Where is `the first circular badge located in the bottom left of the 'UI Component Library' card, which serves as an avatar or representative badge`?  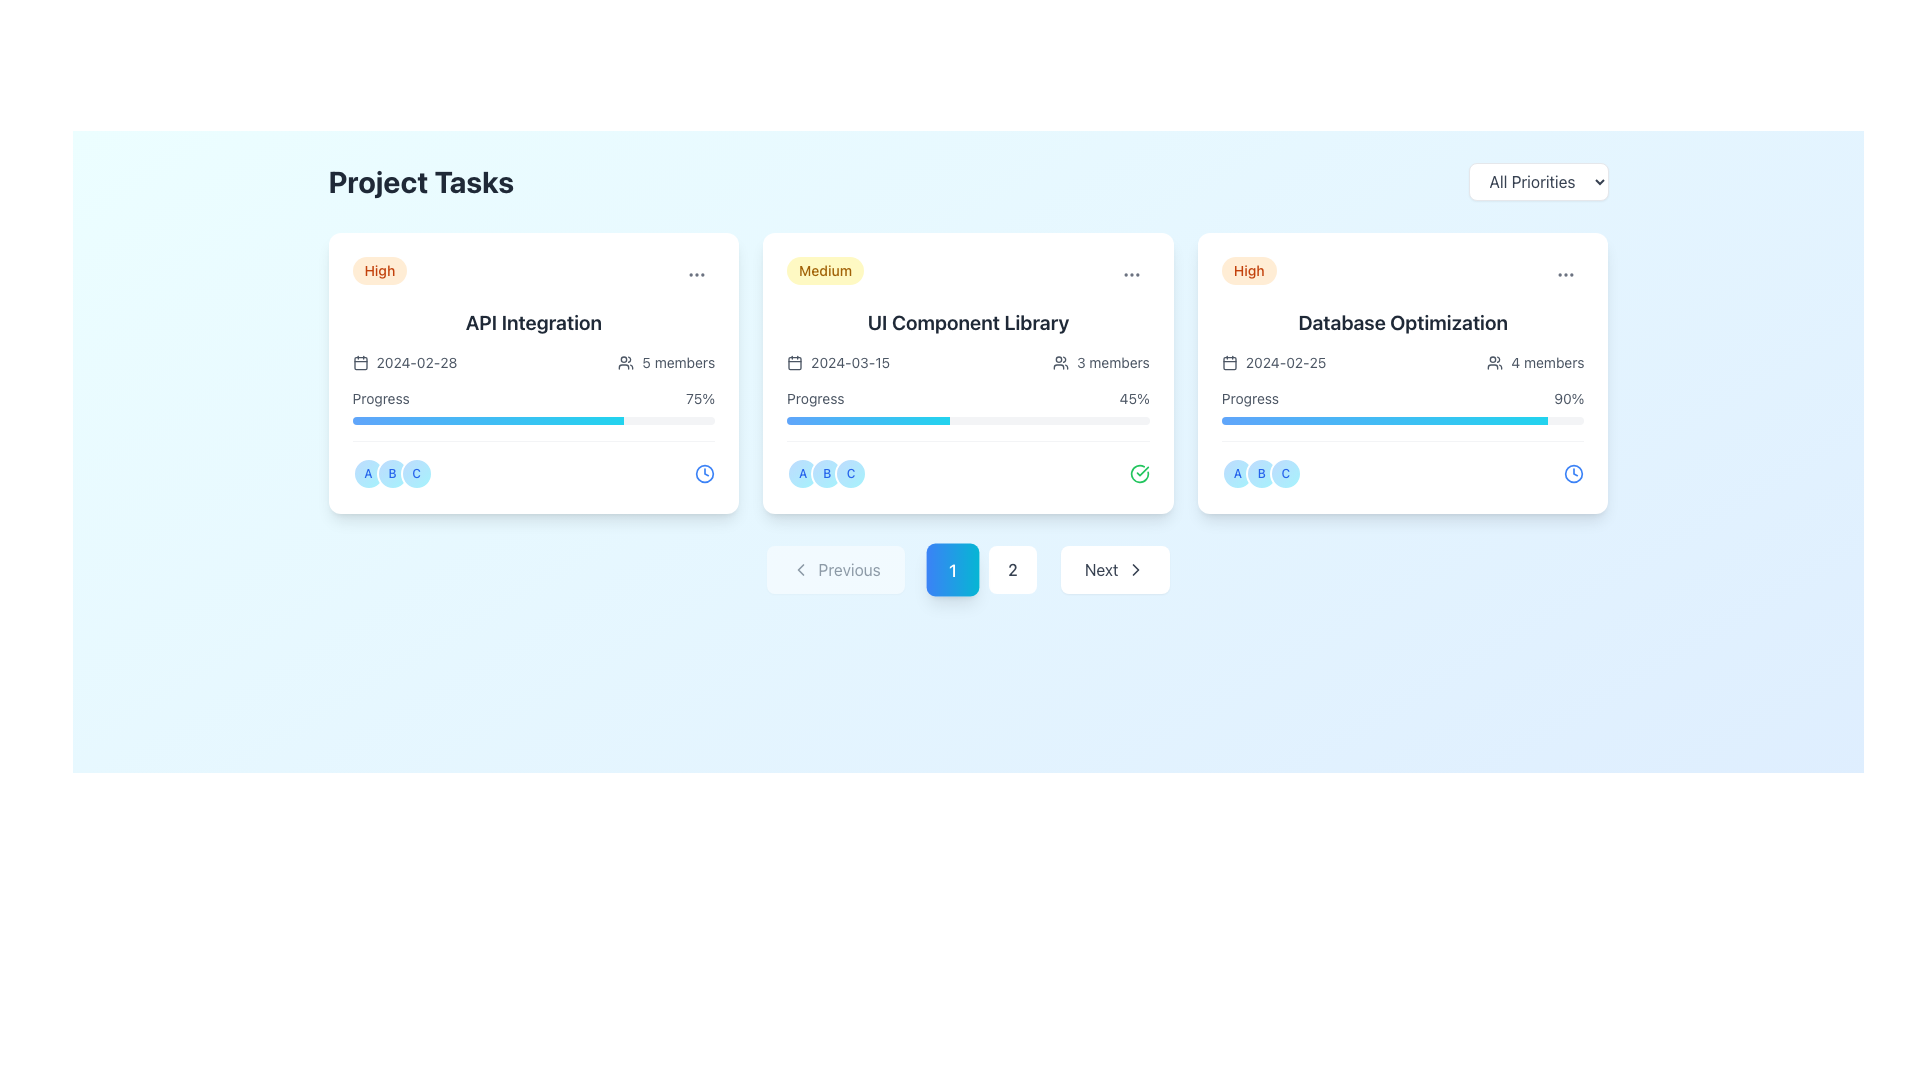
the first circular badge located in the bottom left of the 'UI Component Library' card, which serves as an avatar or representative badge is located at coordinates (803, 474).